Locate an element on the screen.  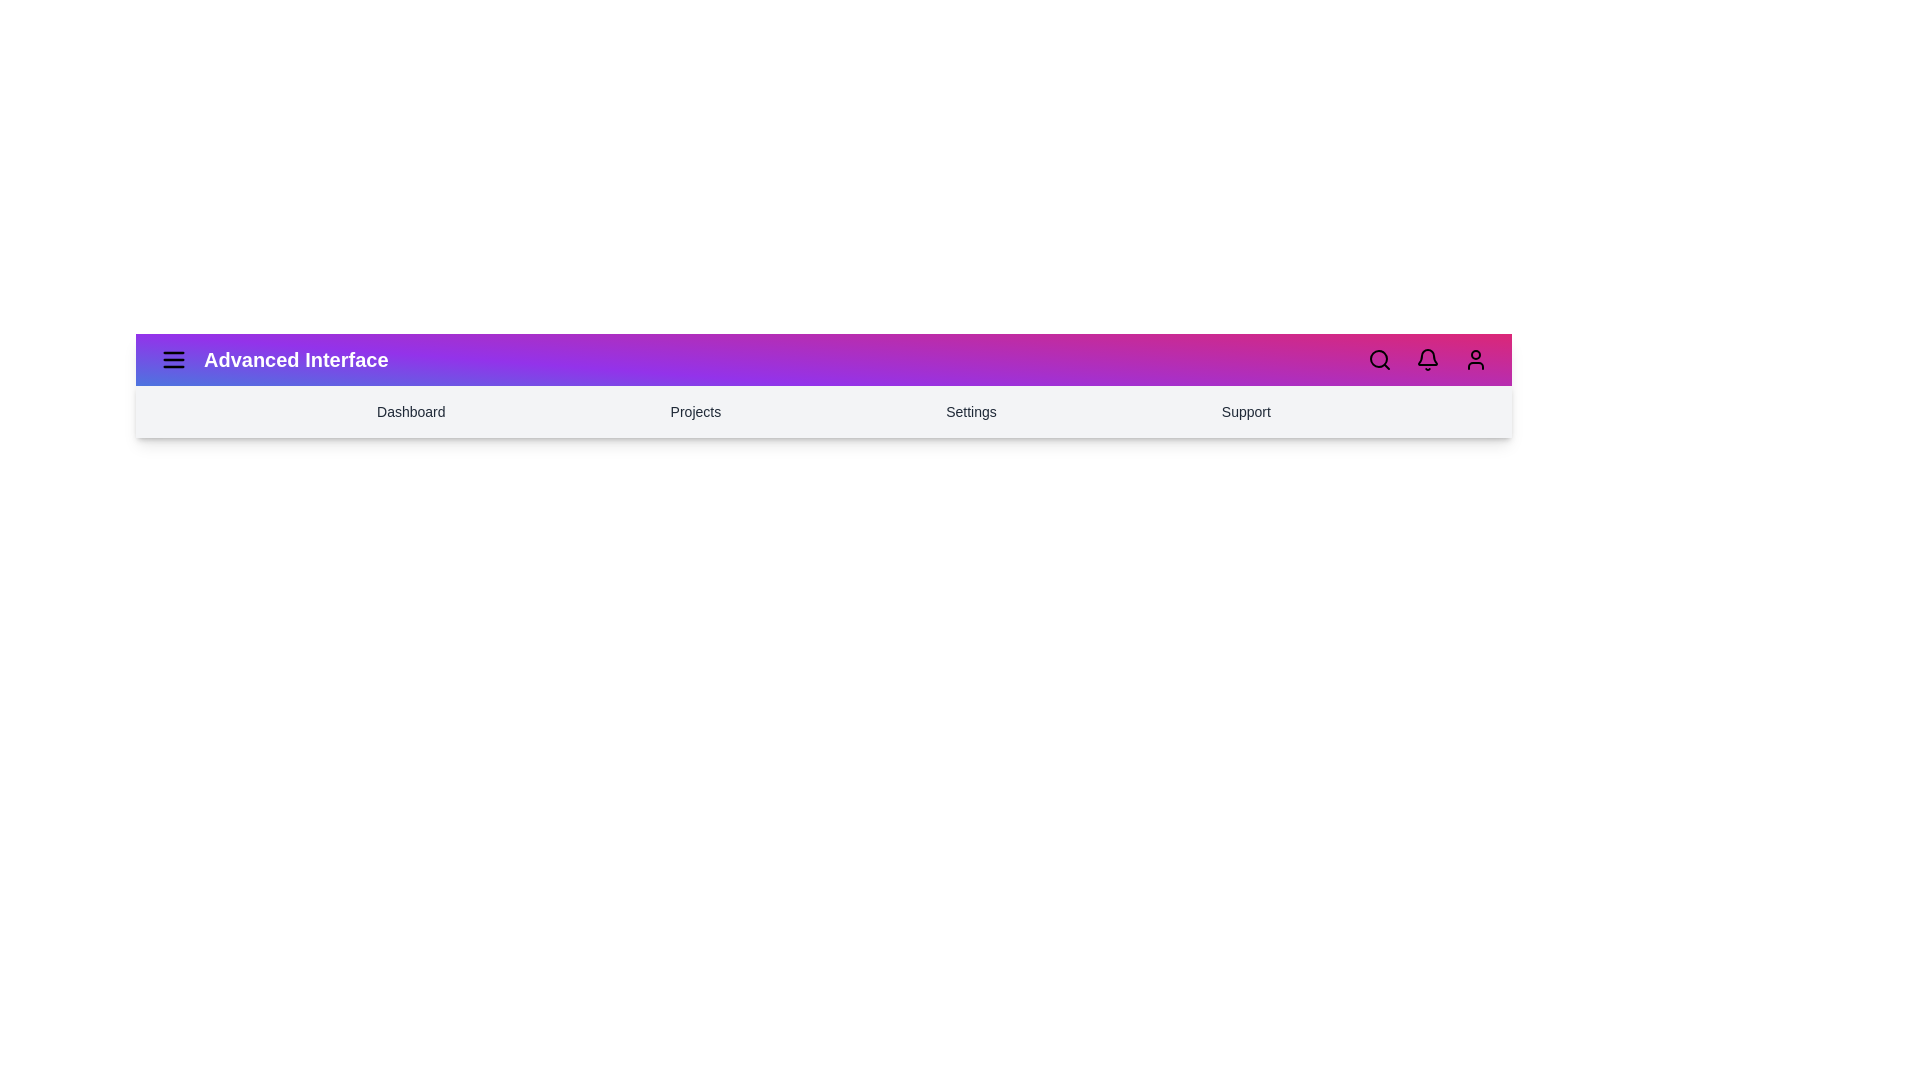
the menu item Dashboard to navigate to the respective section is located at coordinates (410, 411).